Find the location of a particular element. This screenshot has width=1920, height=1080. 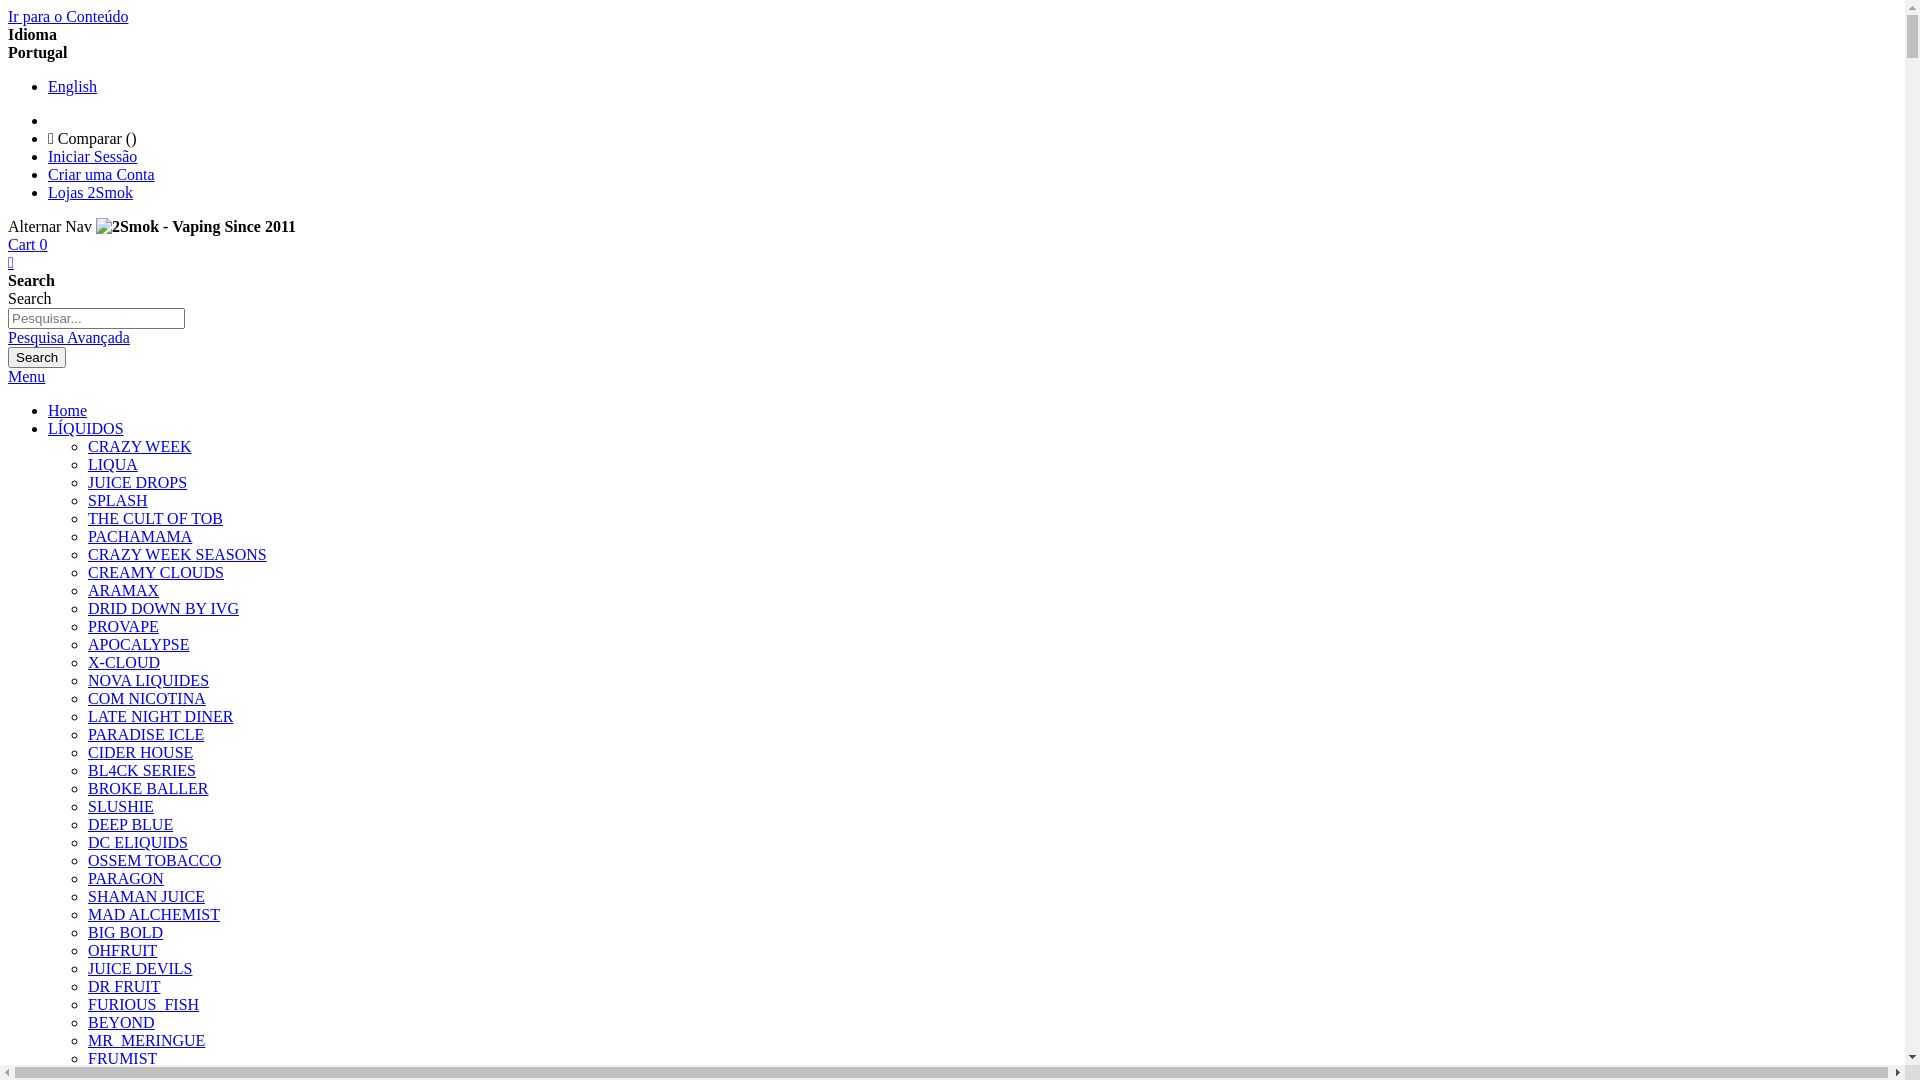

'DEEP BLUE' is located at coordinates (129, 824).